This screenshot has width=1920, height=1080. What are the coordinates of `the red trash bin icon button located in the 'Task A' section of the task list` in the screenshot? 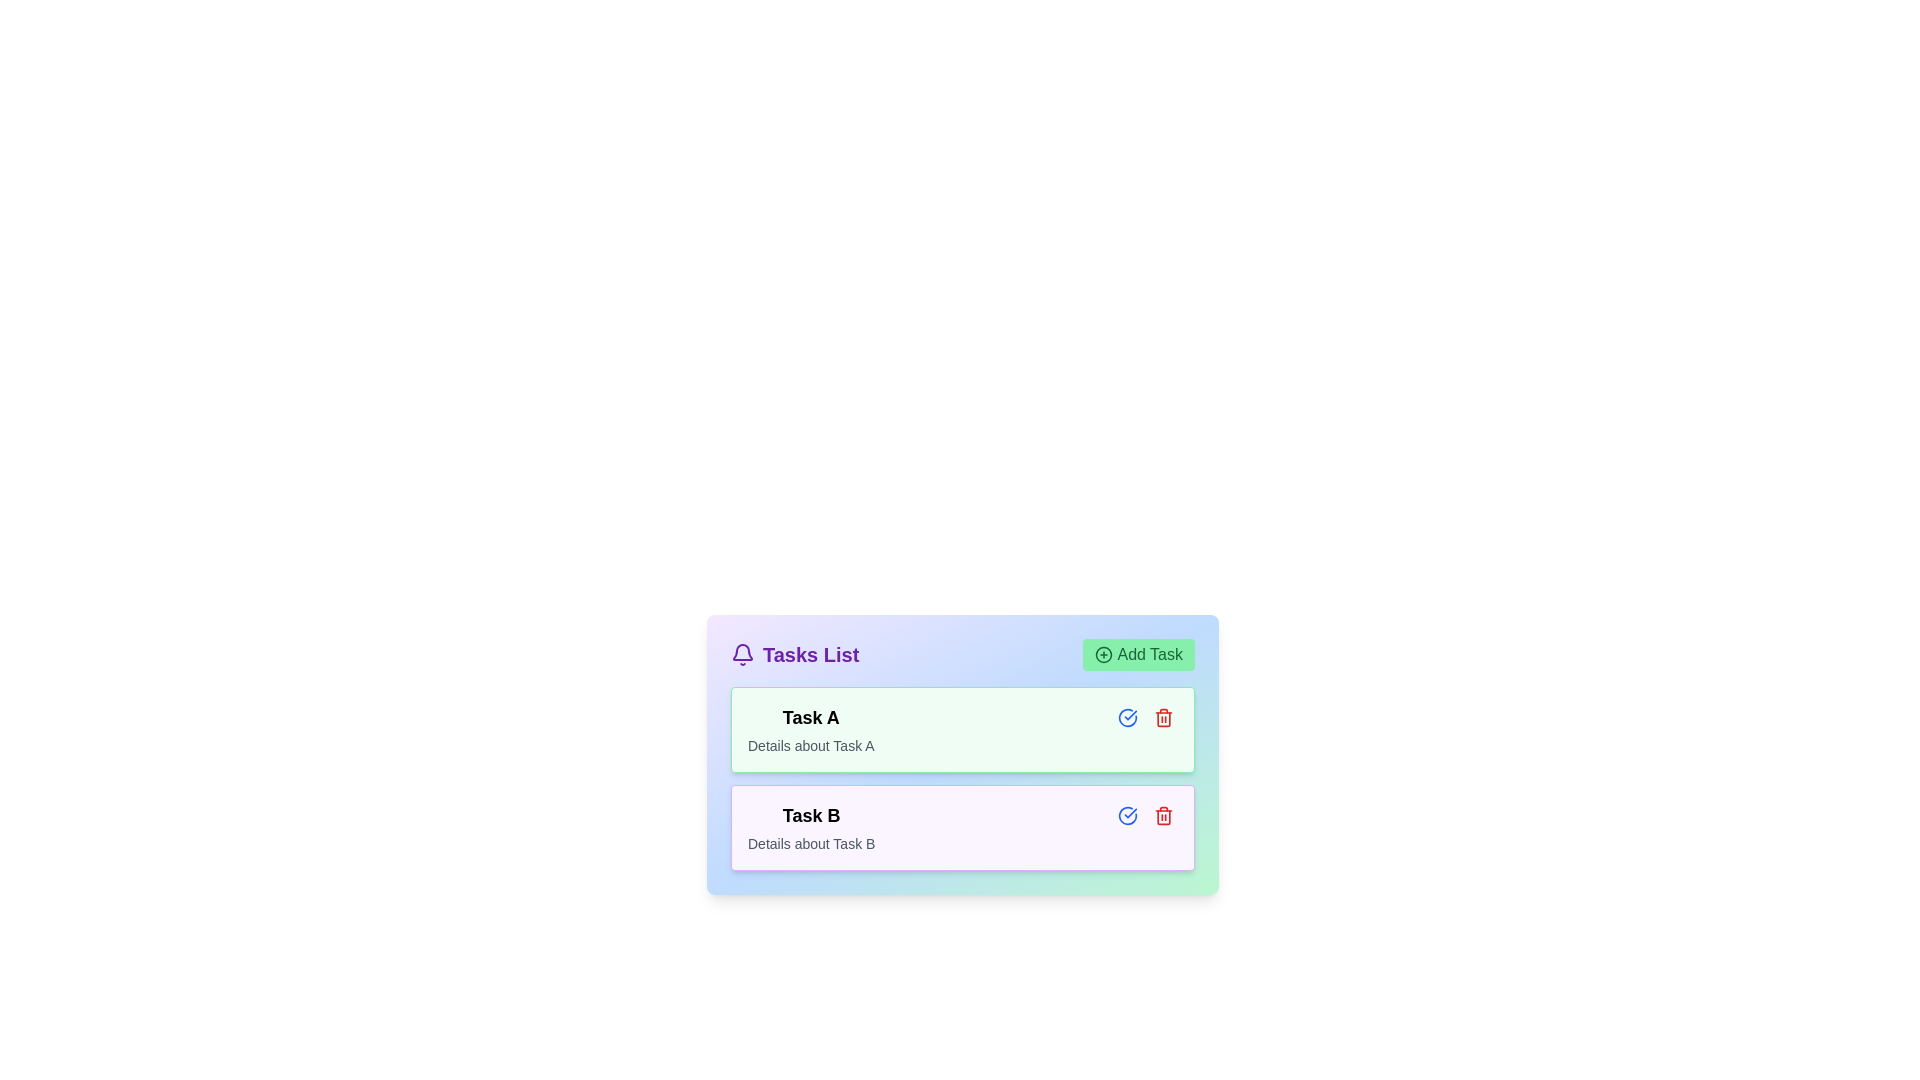 It's located at (1163, 716).